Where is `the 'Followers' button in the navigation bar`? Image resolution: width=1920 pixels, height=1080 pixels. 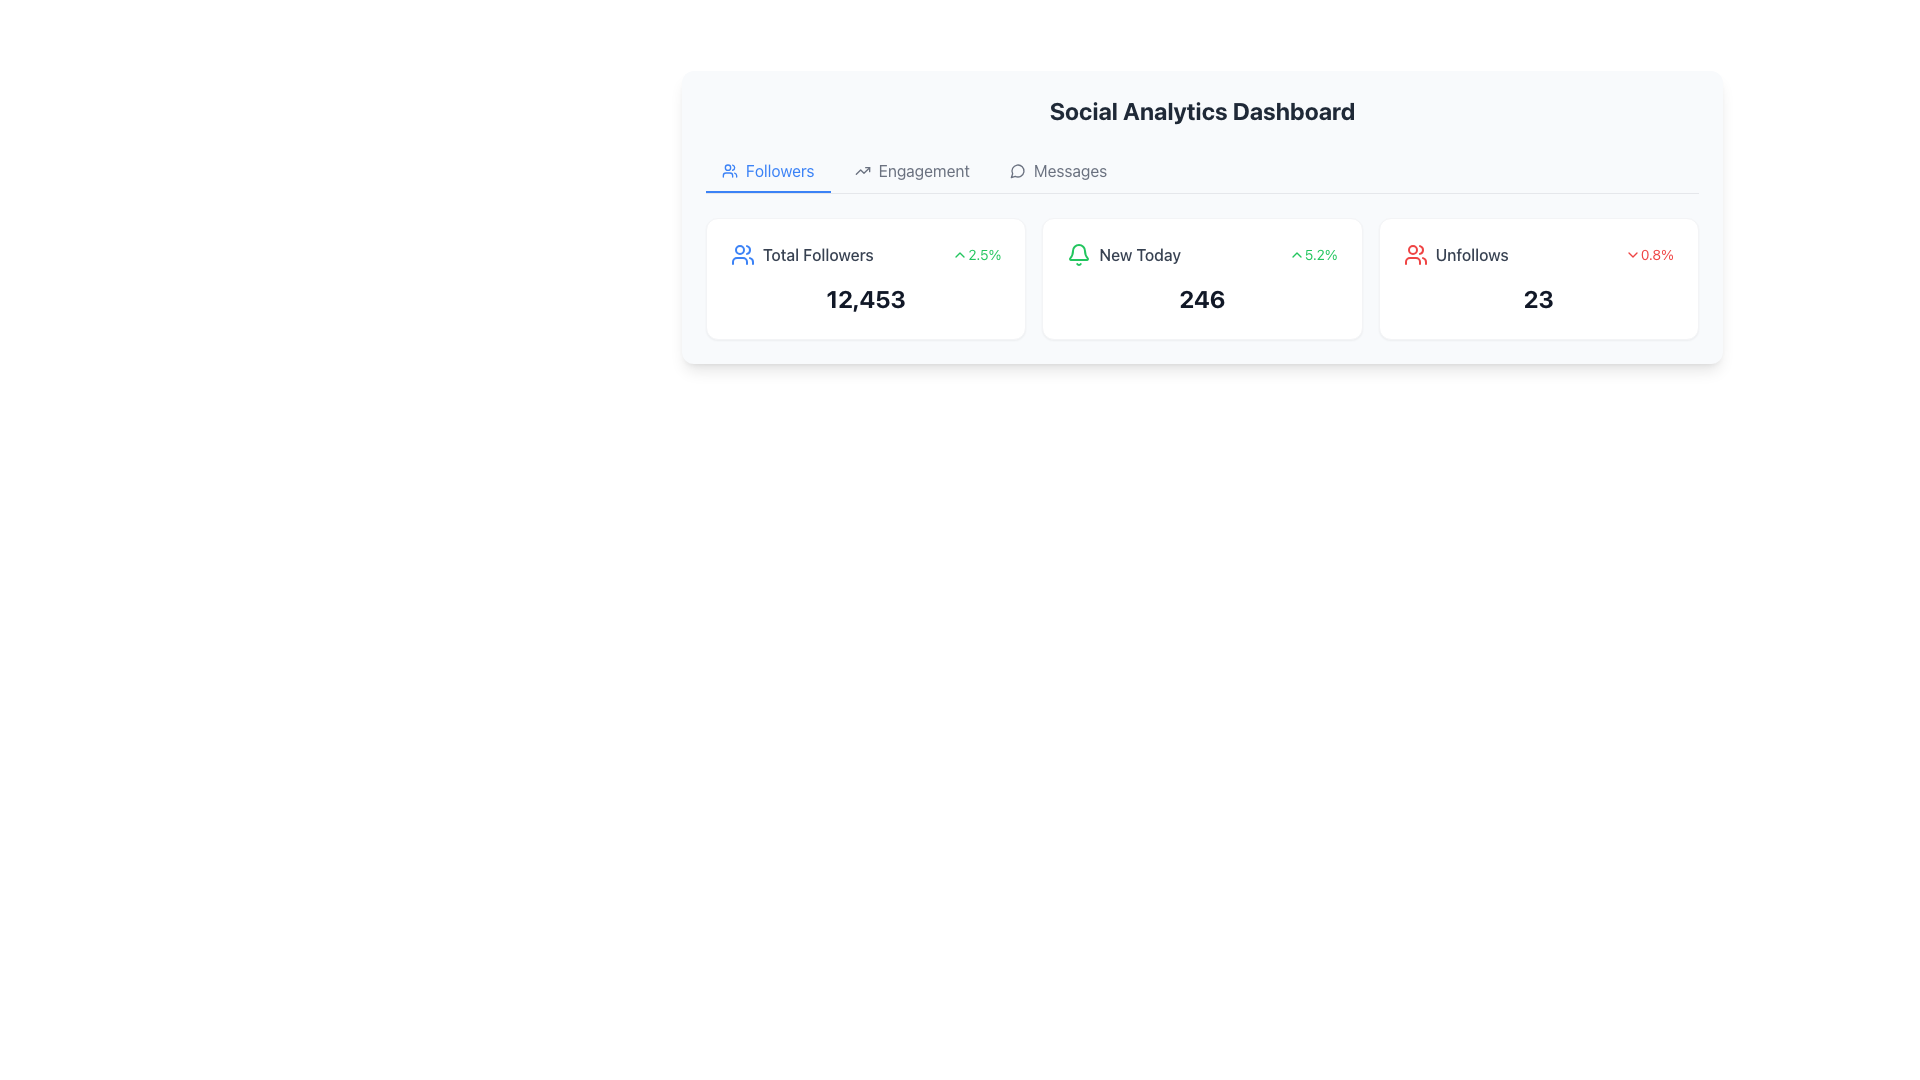
the 'Followers' button in the navigation bar is located at coordinates (767, 171).